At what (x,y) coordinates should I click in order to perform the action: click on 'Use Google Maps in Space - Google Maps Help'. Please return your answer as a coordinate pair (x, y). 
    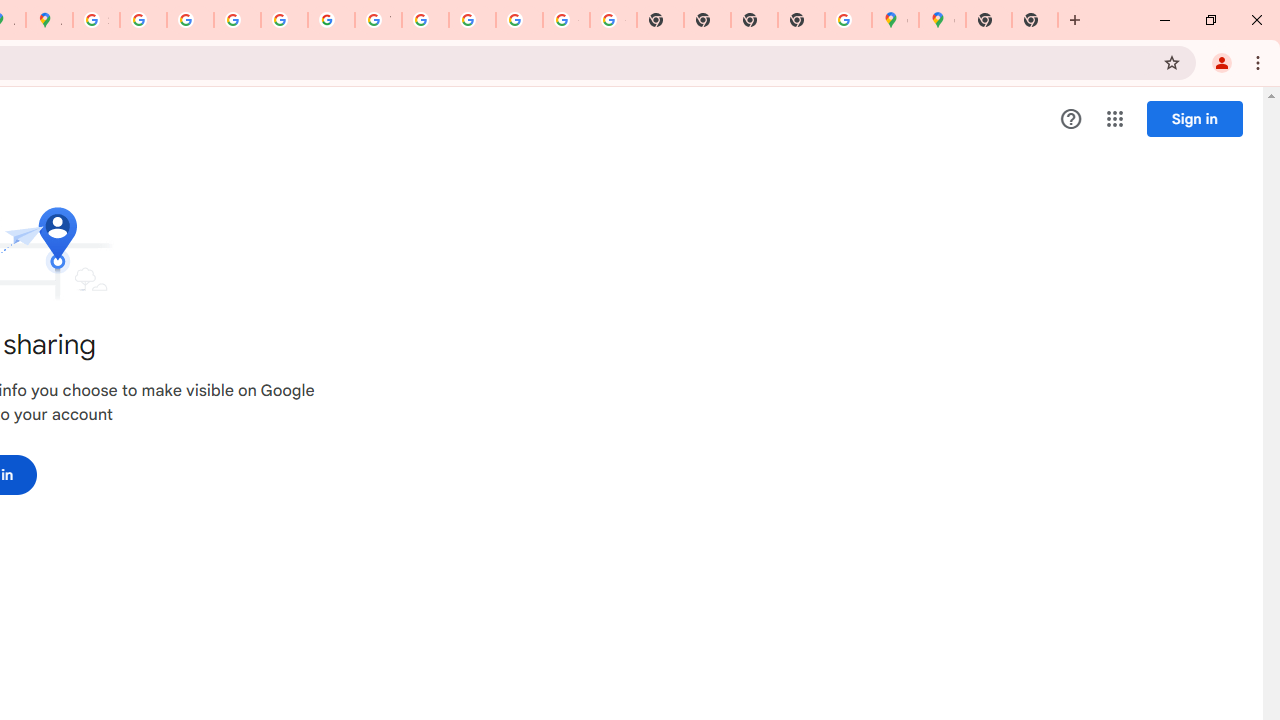
    Looking at the image, I should click on (848, 20).